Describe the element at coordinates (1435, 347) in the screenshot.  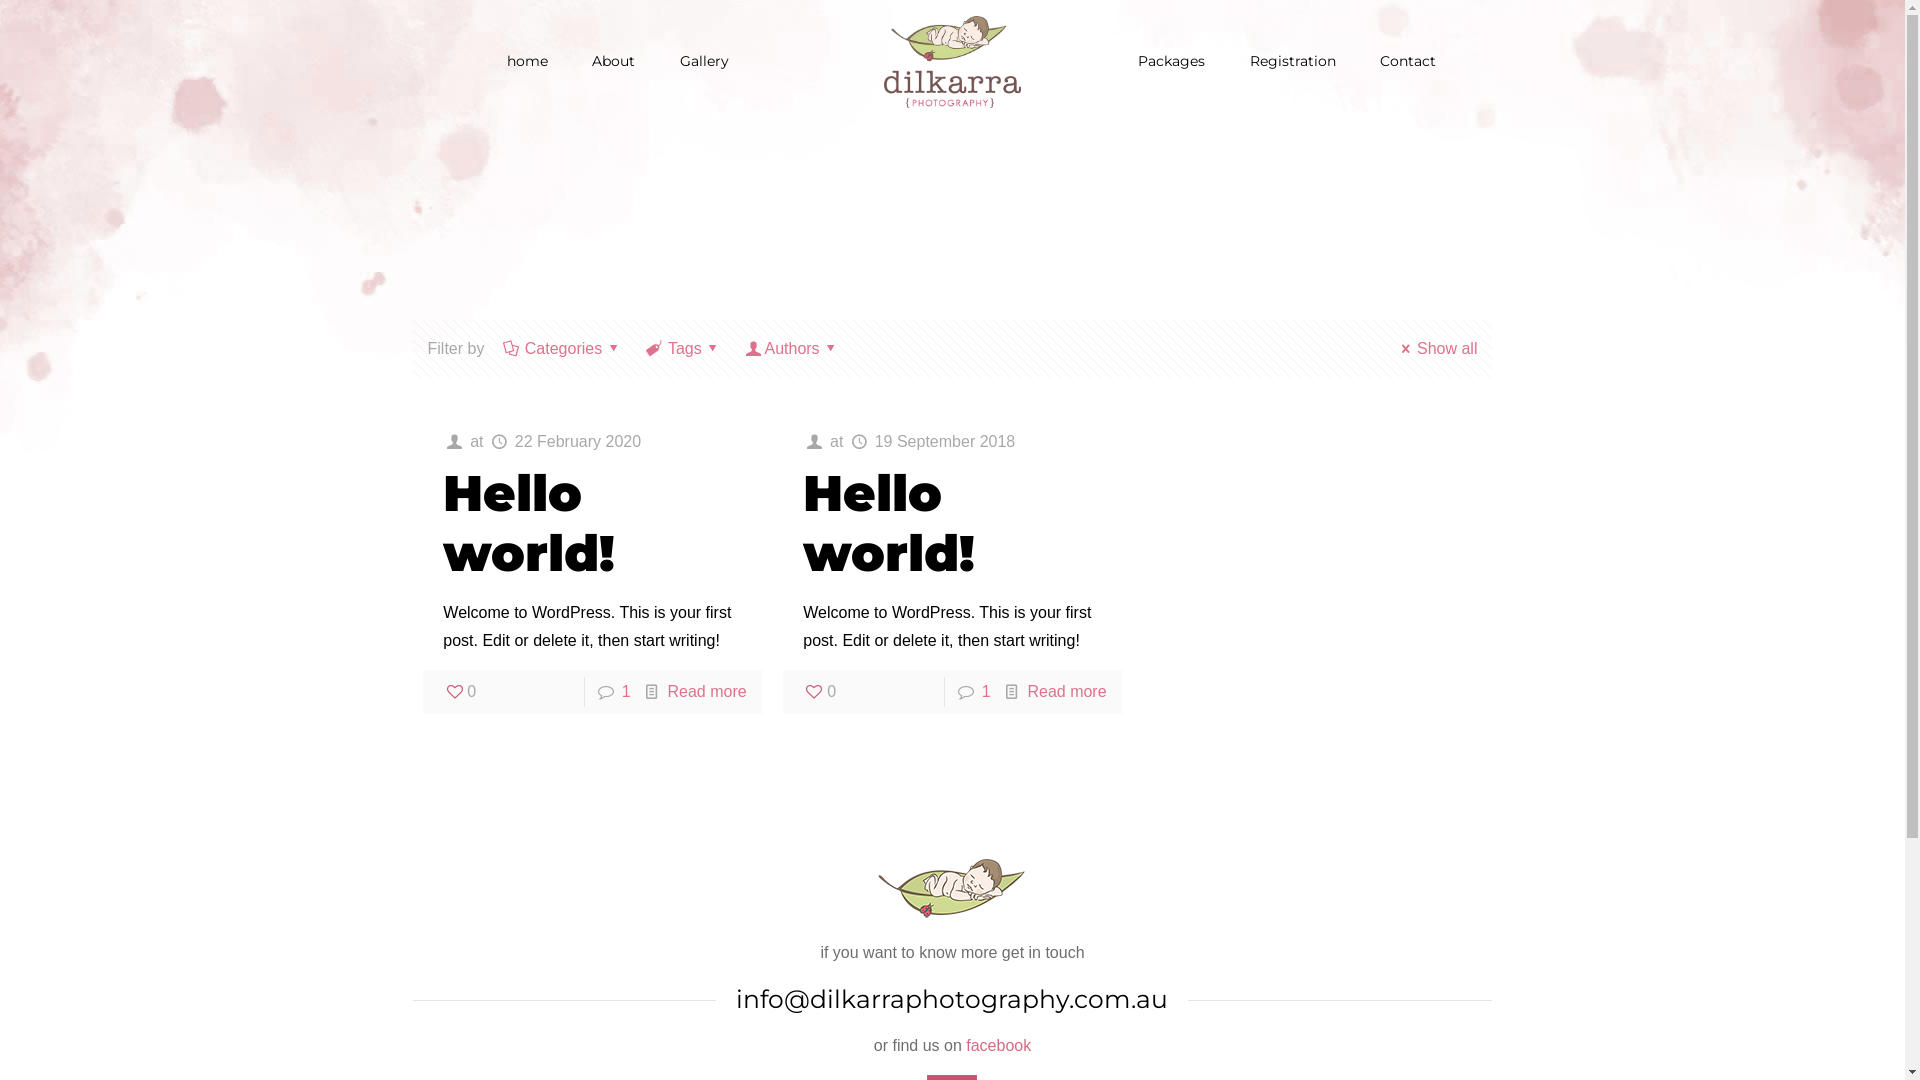
I see `'Show all'` at that location.